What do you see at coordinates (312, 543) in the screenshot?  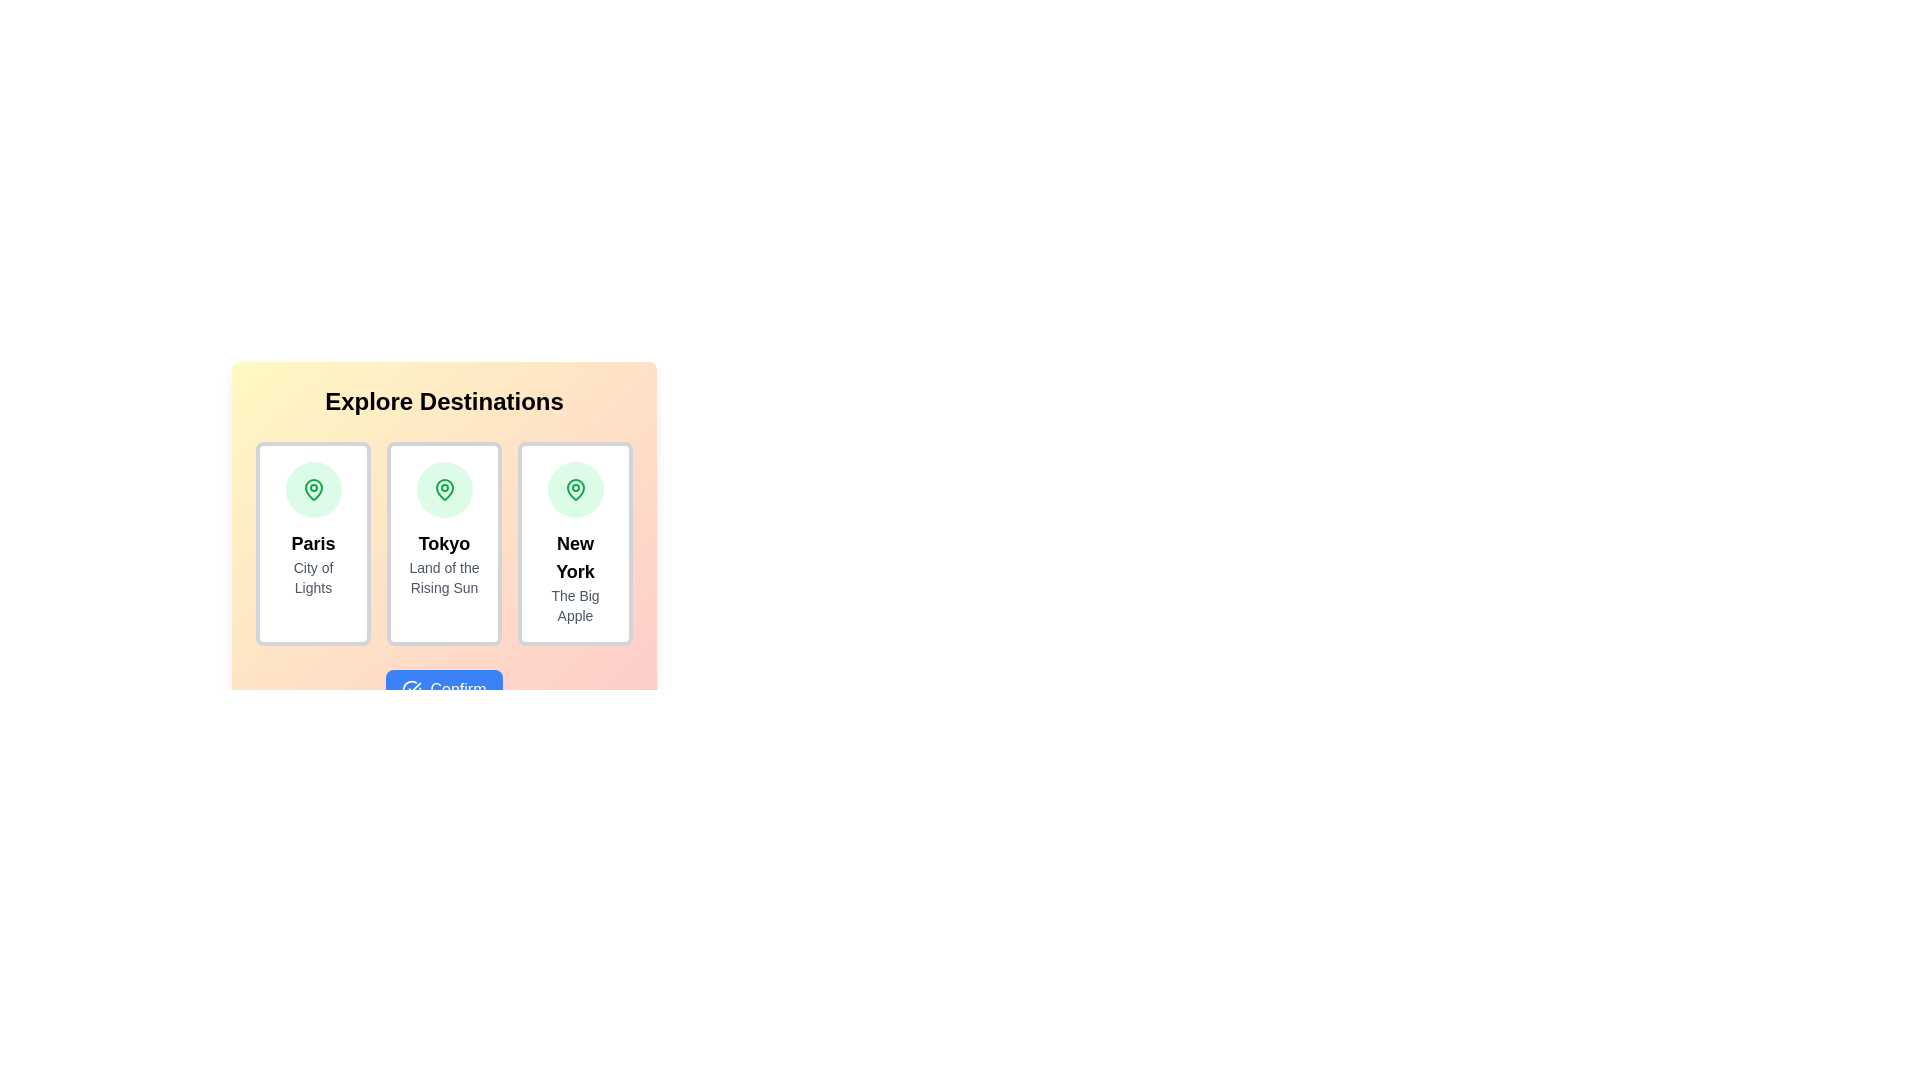 I see `the card representing Paris to select it` at bounding box center [312, 543].